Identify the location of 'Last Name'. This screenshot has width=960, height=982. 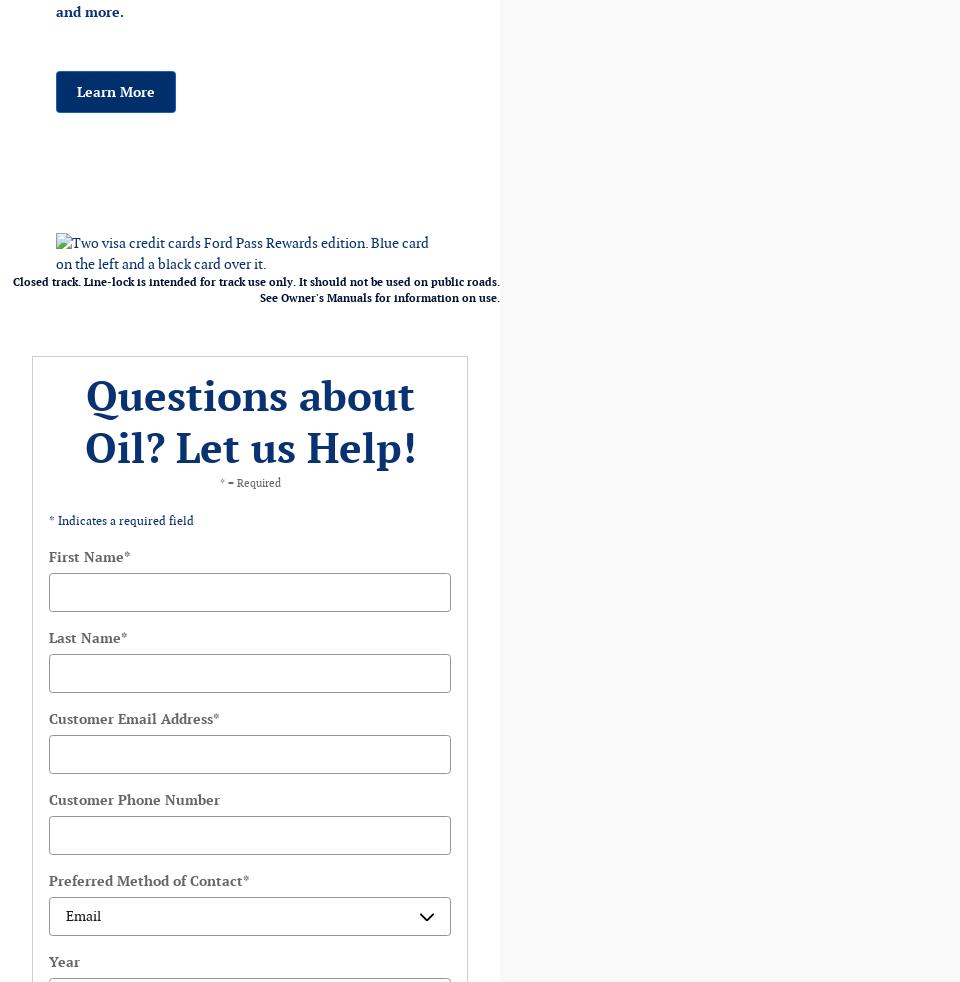
(84, 637).